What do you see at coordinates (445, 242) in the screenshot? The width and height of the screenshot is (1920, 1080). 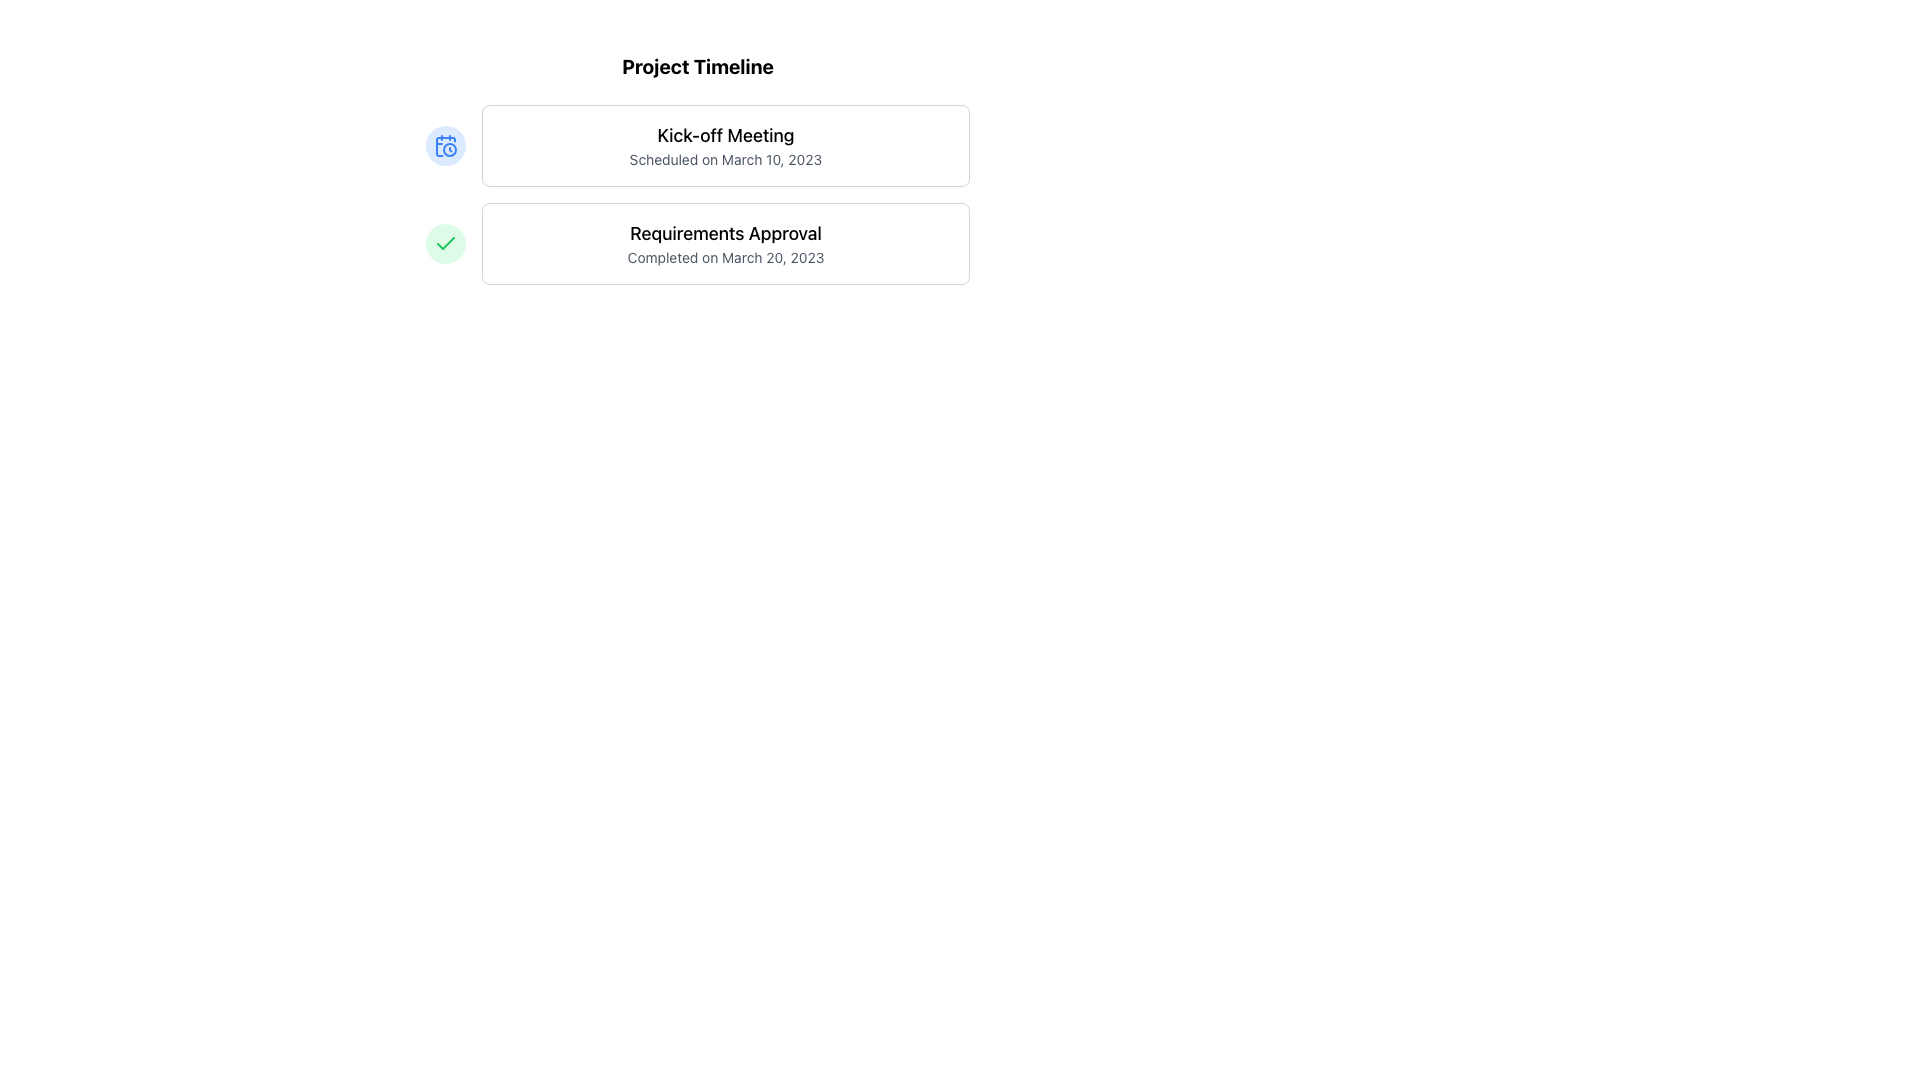 I see `the completion status icon located on the left side of the 'Requirements Approval' section, adjacent to the text 'Completed on March 20, 2023'` at bounding box center [445, 242].